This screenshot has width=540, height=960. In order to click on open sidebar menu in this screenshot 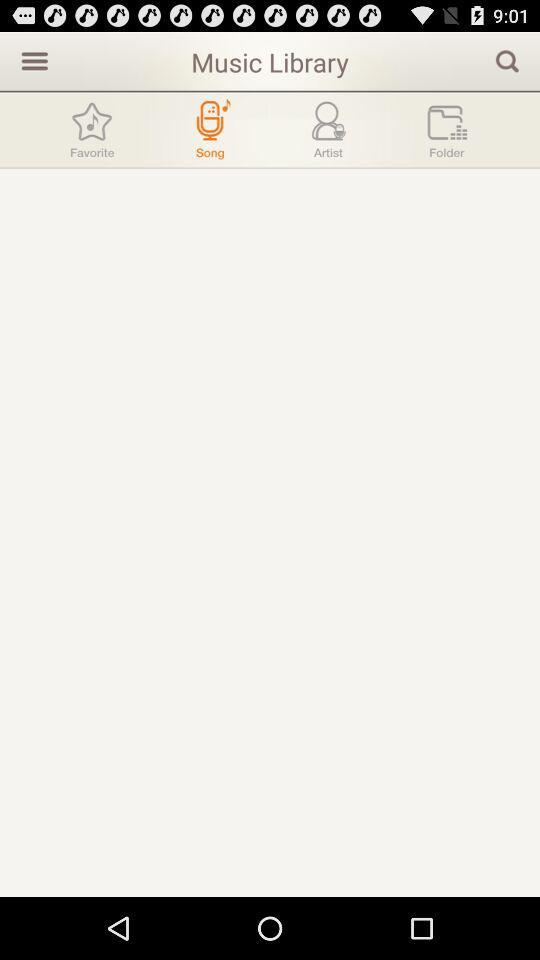, I will do `click(31, 59)`.